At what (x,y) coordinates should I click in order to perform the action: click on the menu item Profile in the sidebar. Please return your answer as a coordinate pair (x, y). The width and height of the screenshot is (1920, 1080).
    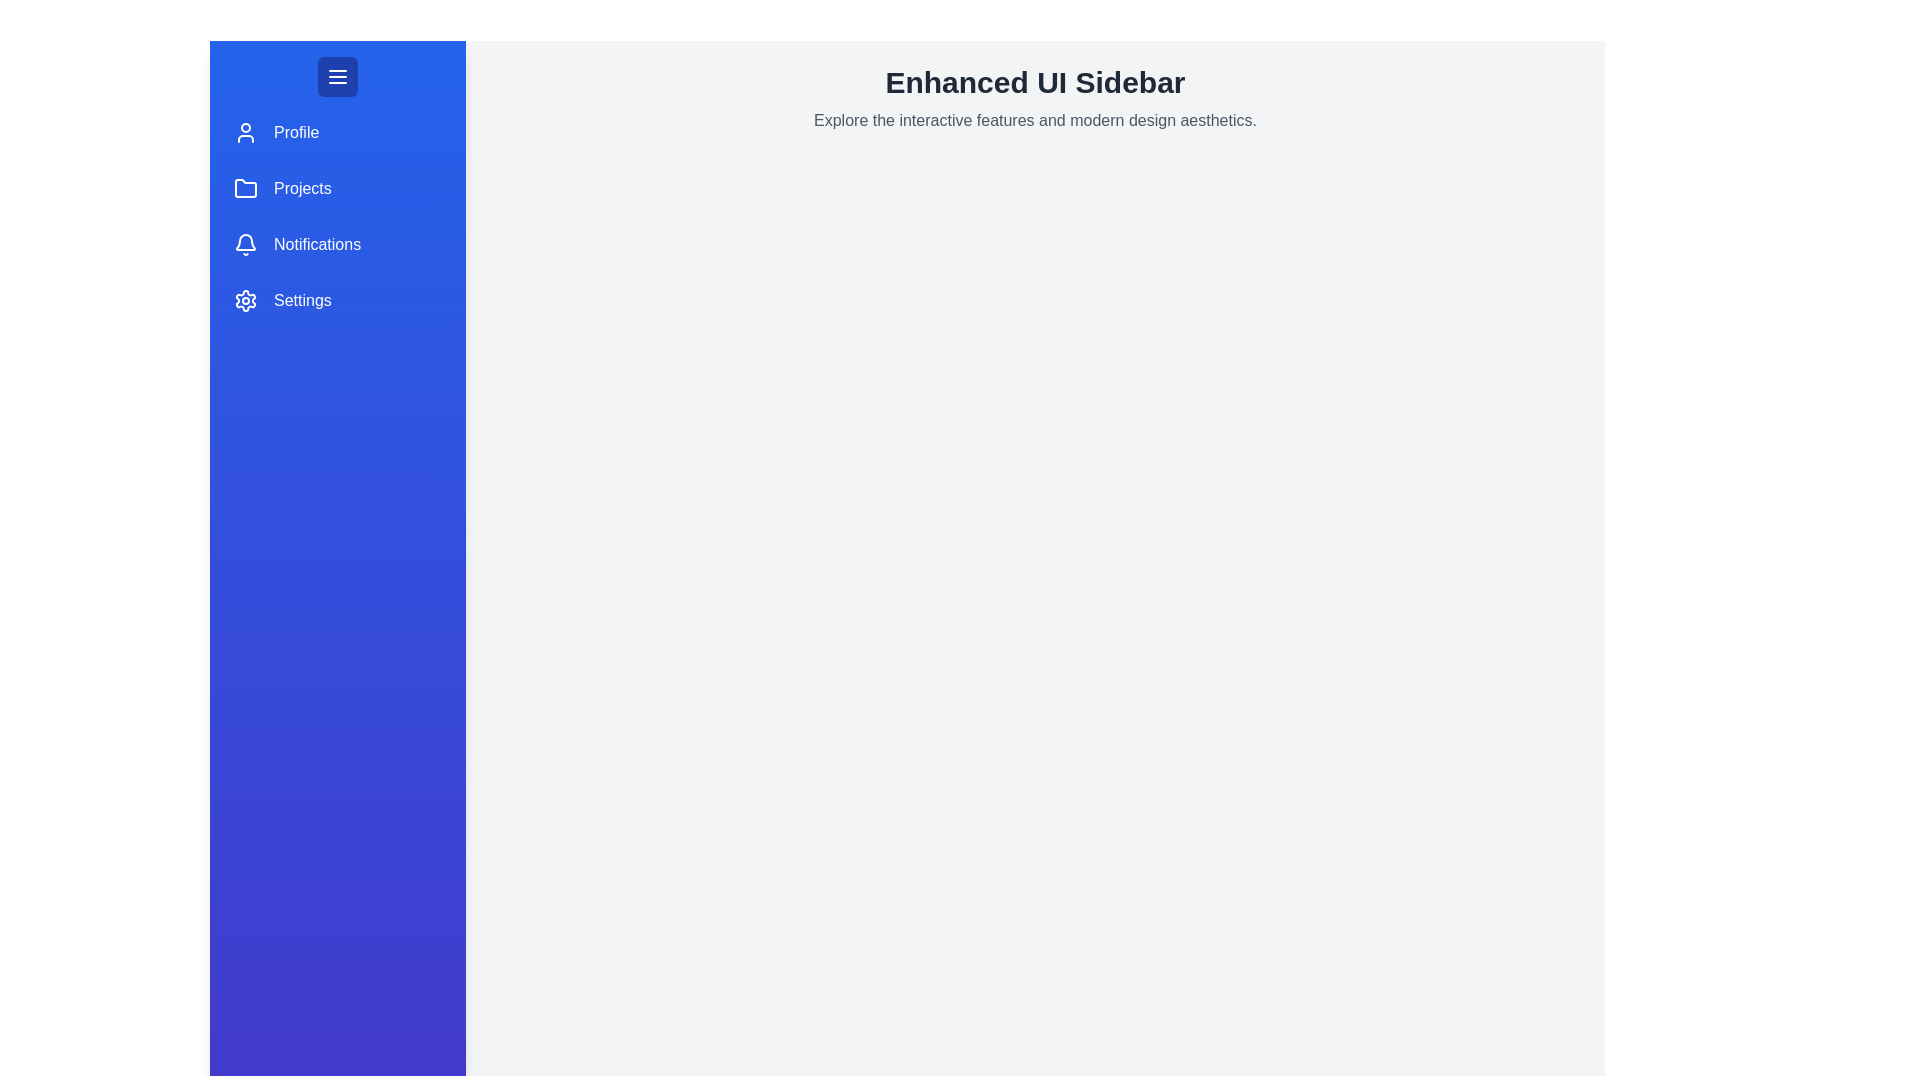
    Looking at the image, I should click on (337, 132).